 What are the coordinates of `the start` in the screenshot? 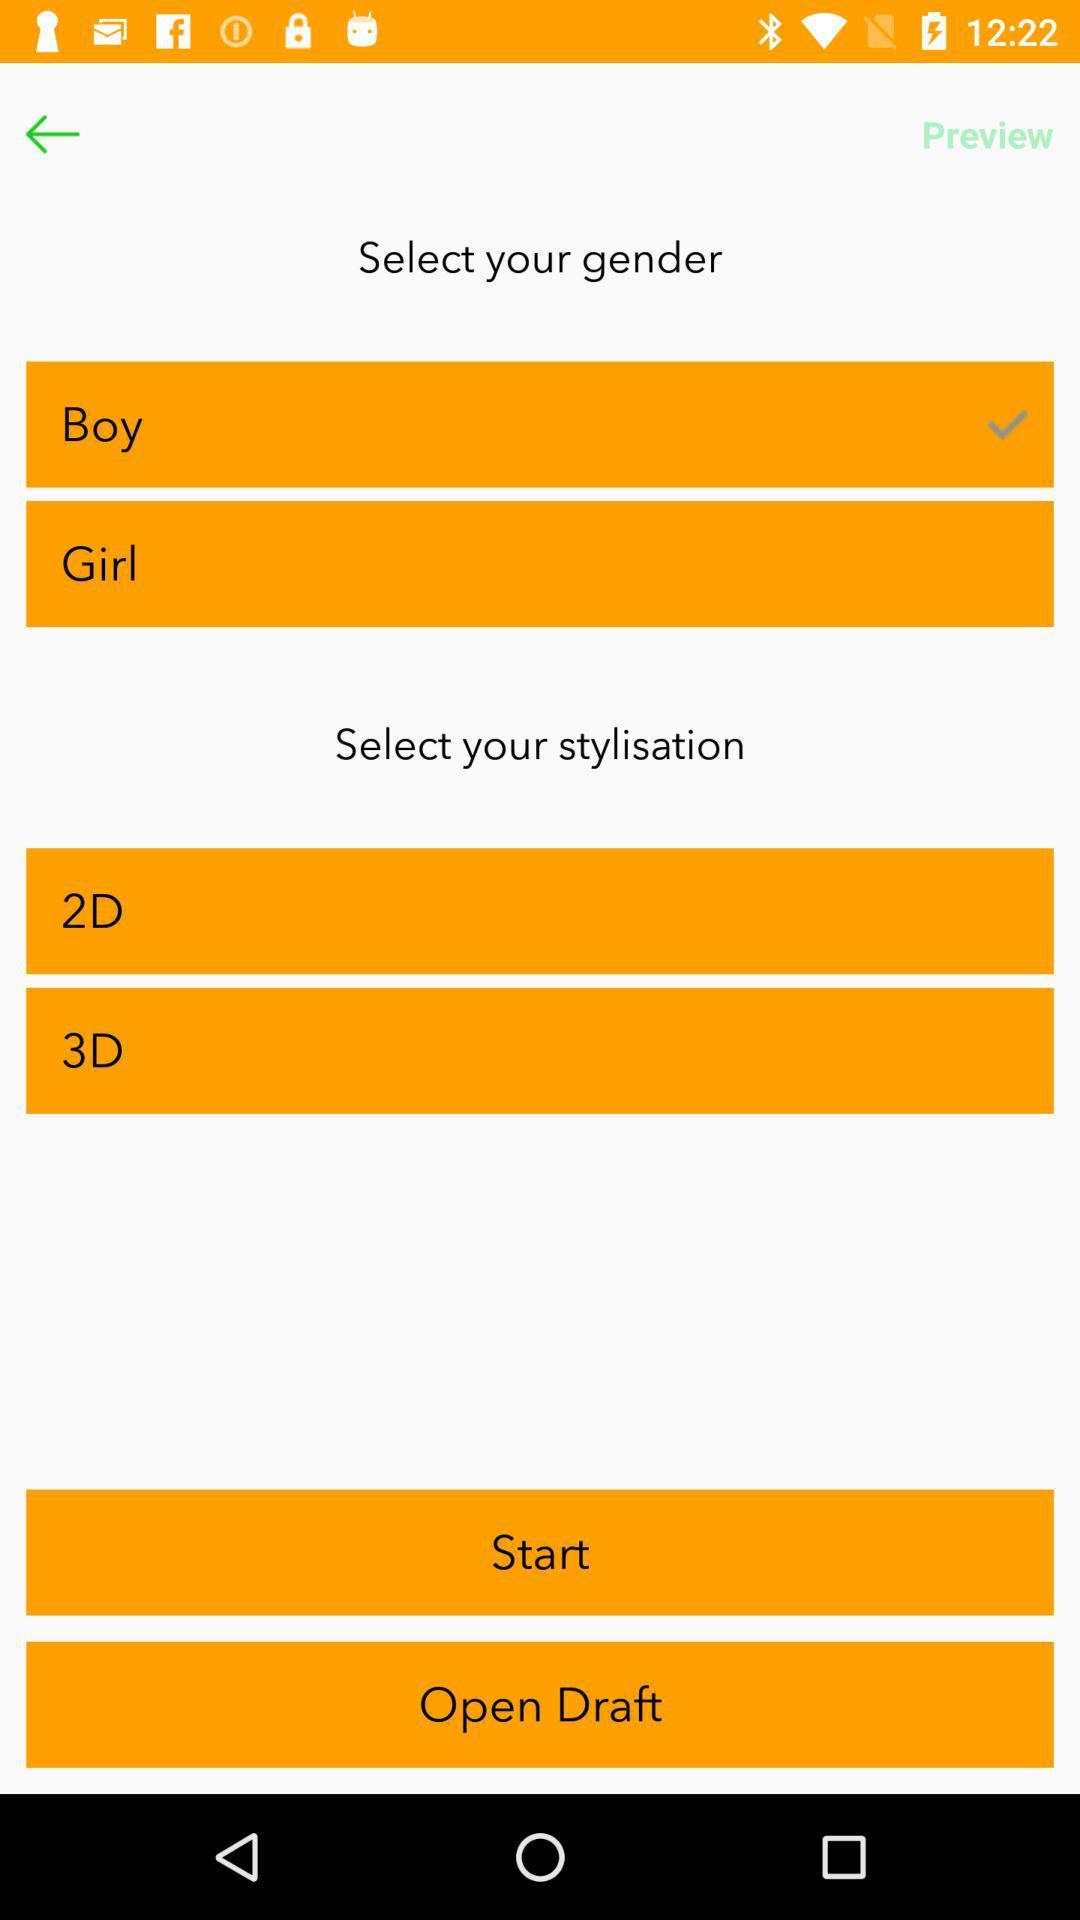 It's located at (540, 1551).